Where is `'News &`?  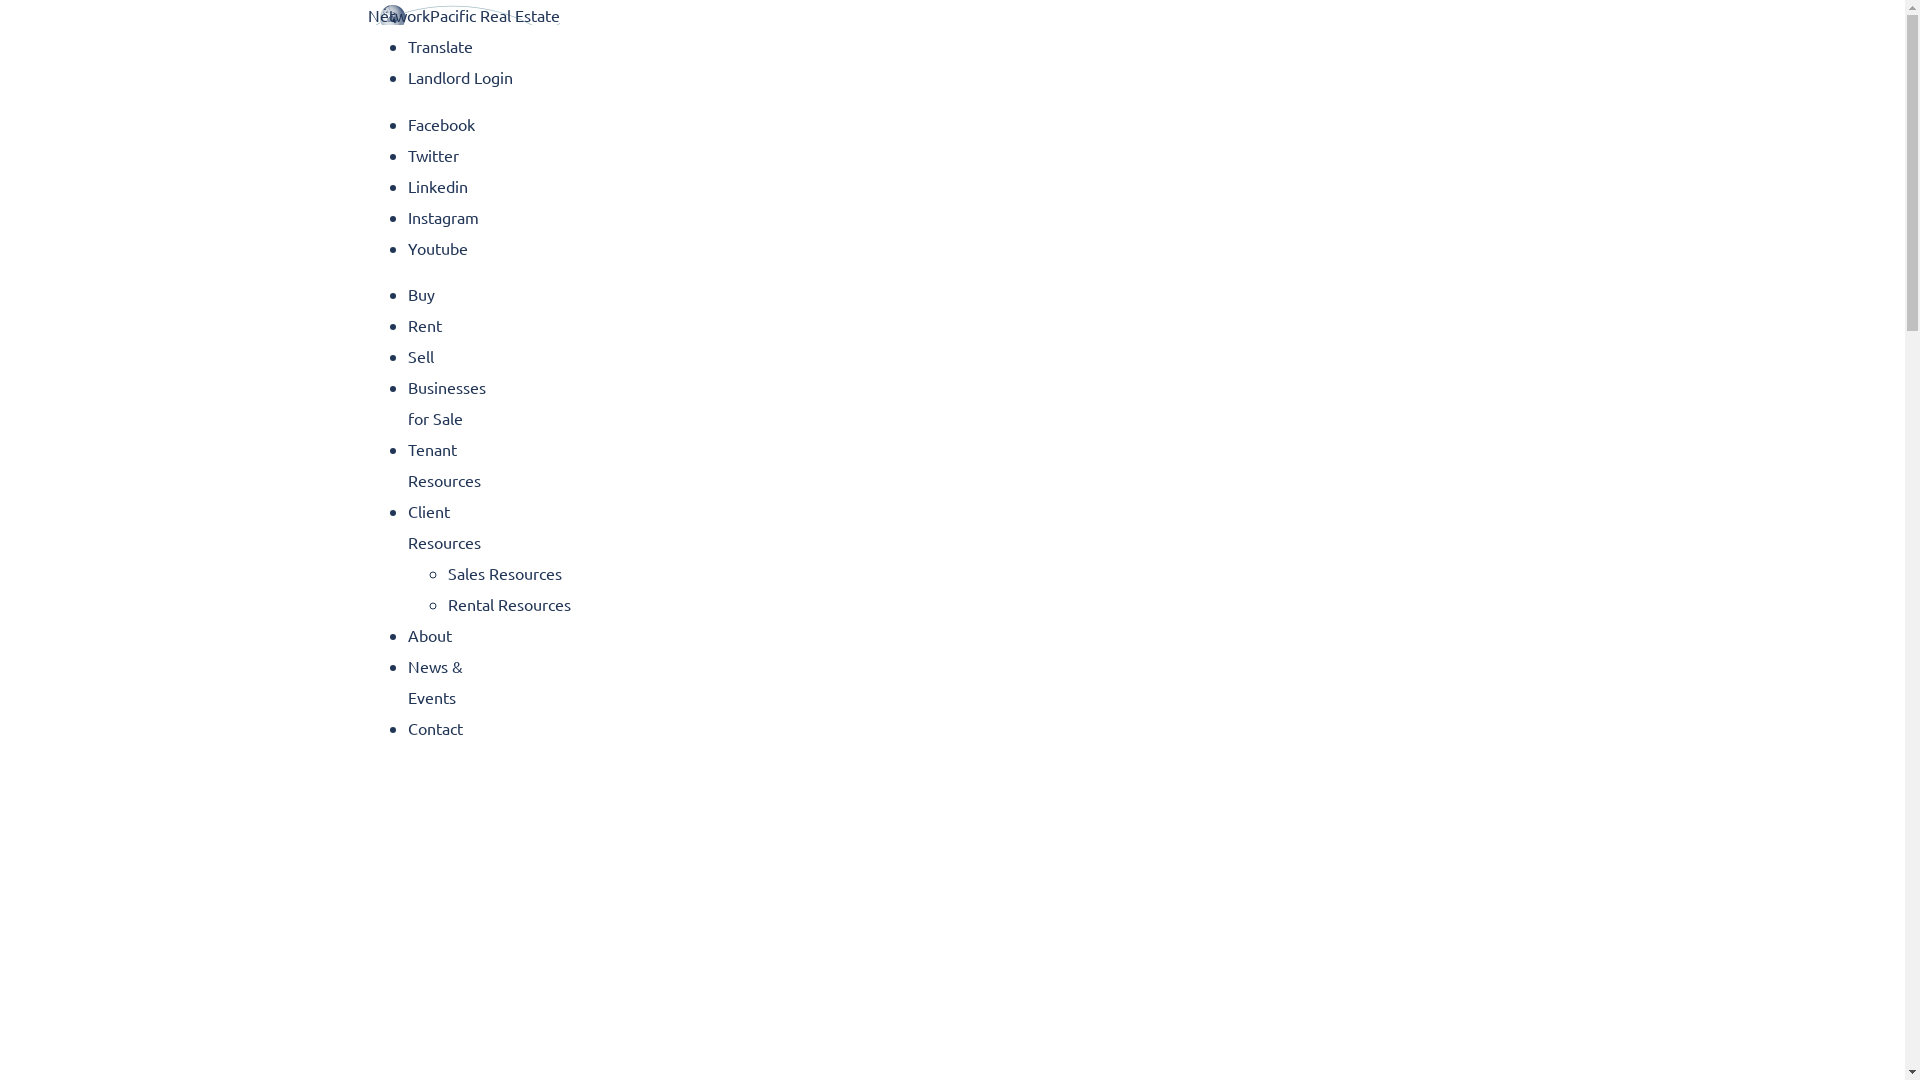
'News & is located at coordinates (434, 680).